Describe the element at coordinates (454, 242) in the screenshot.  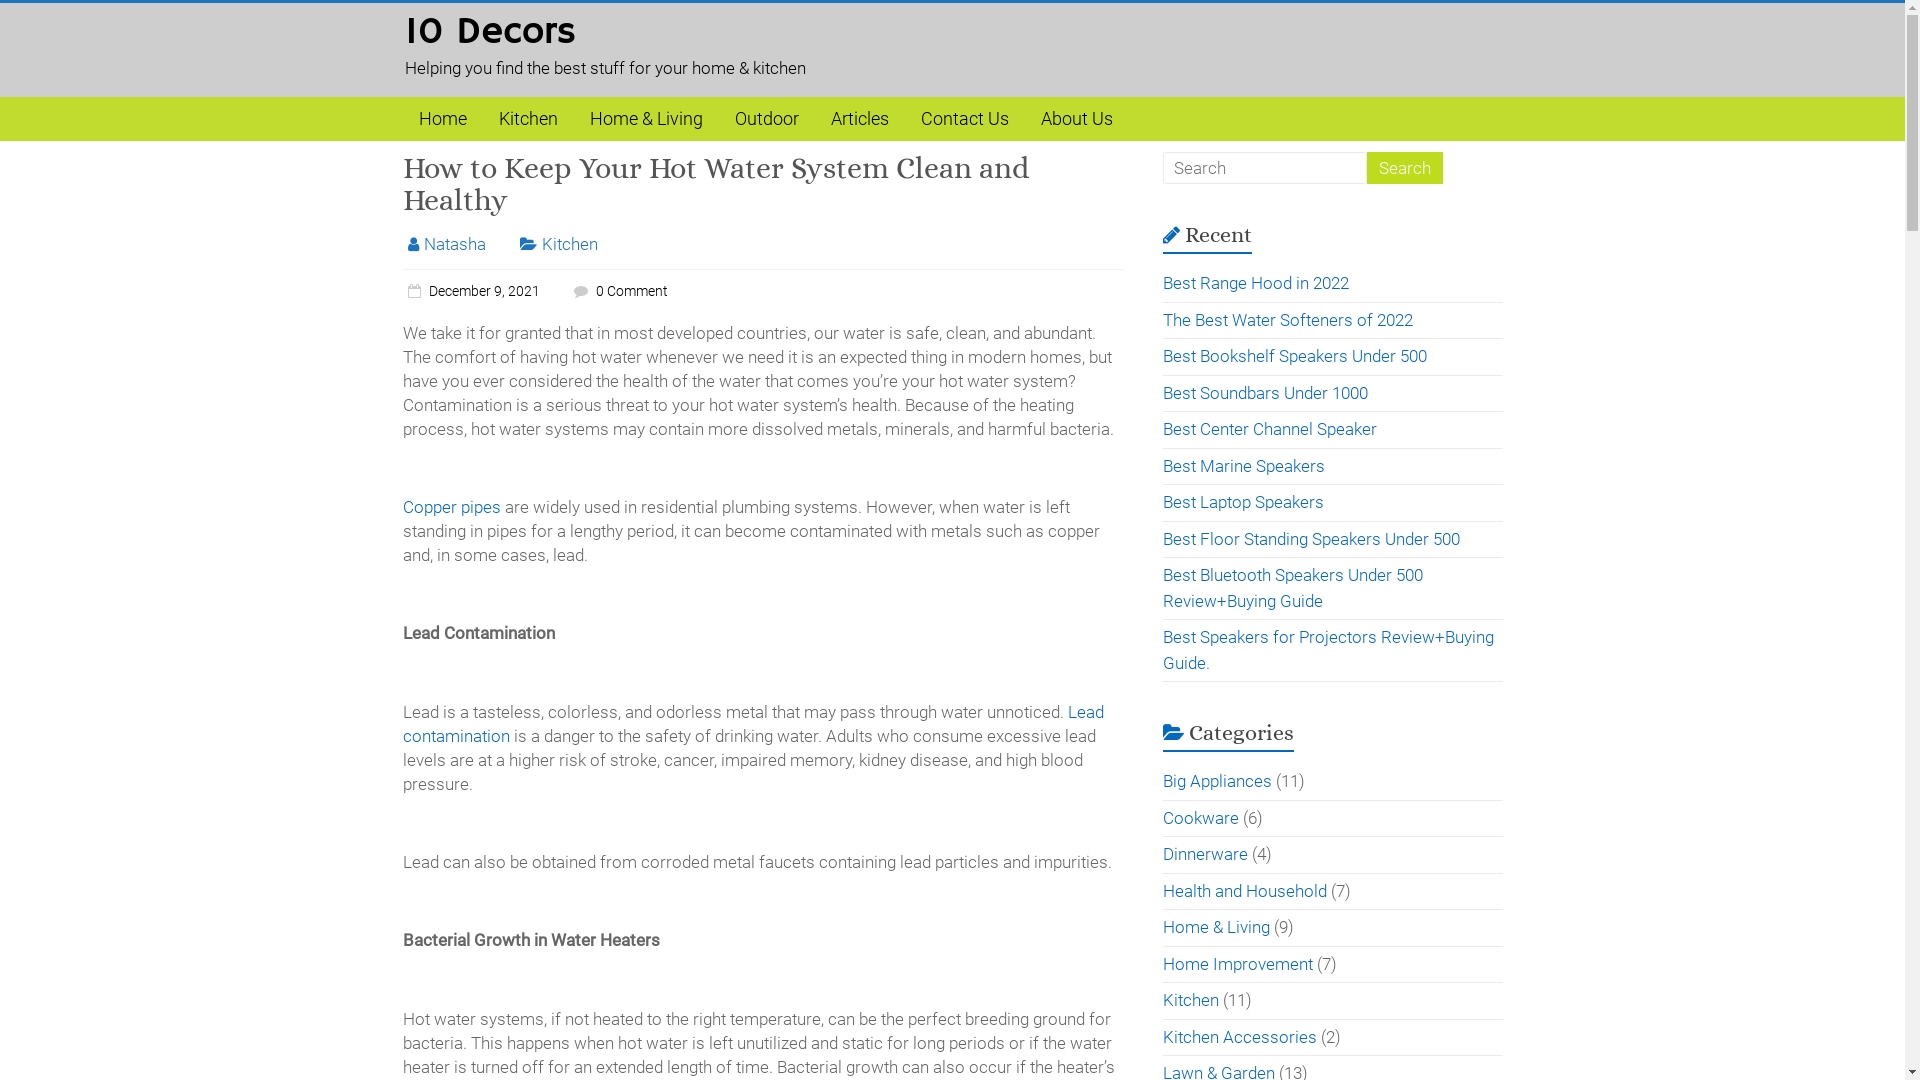
I see `'Natasha'` at that location.